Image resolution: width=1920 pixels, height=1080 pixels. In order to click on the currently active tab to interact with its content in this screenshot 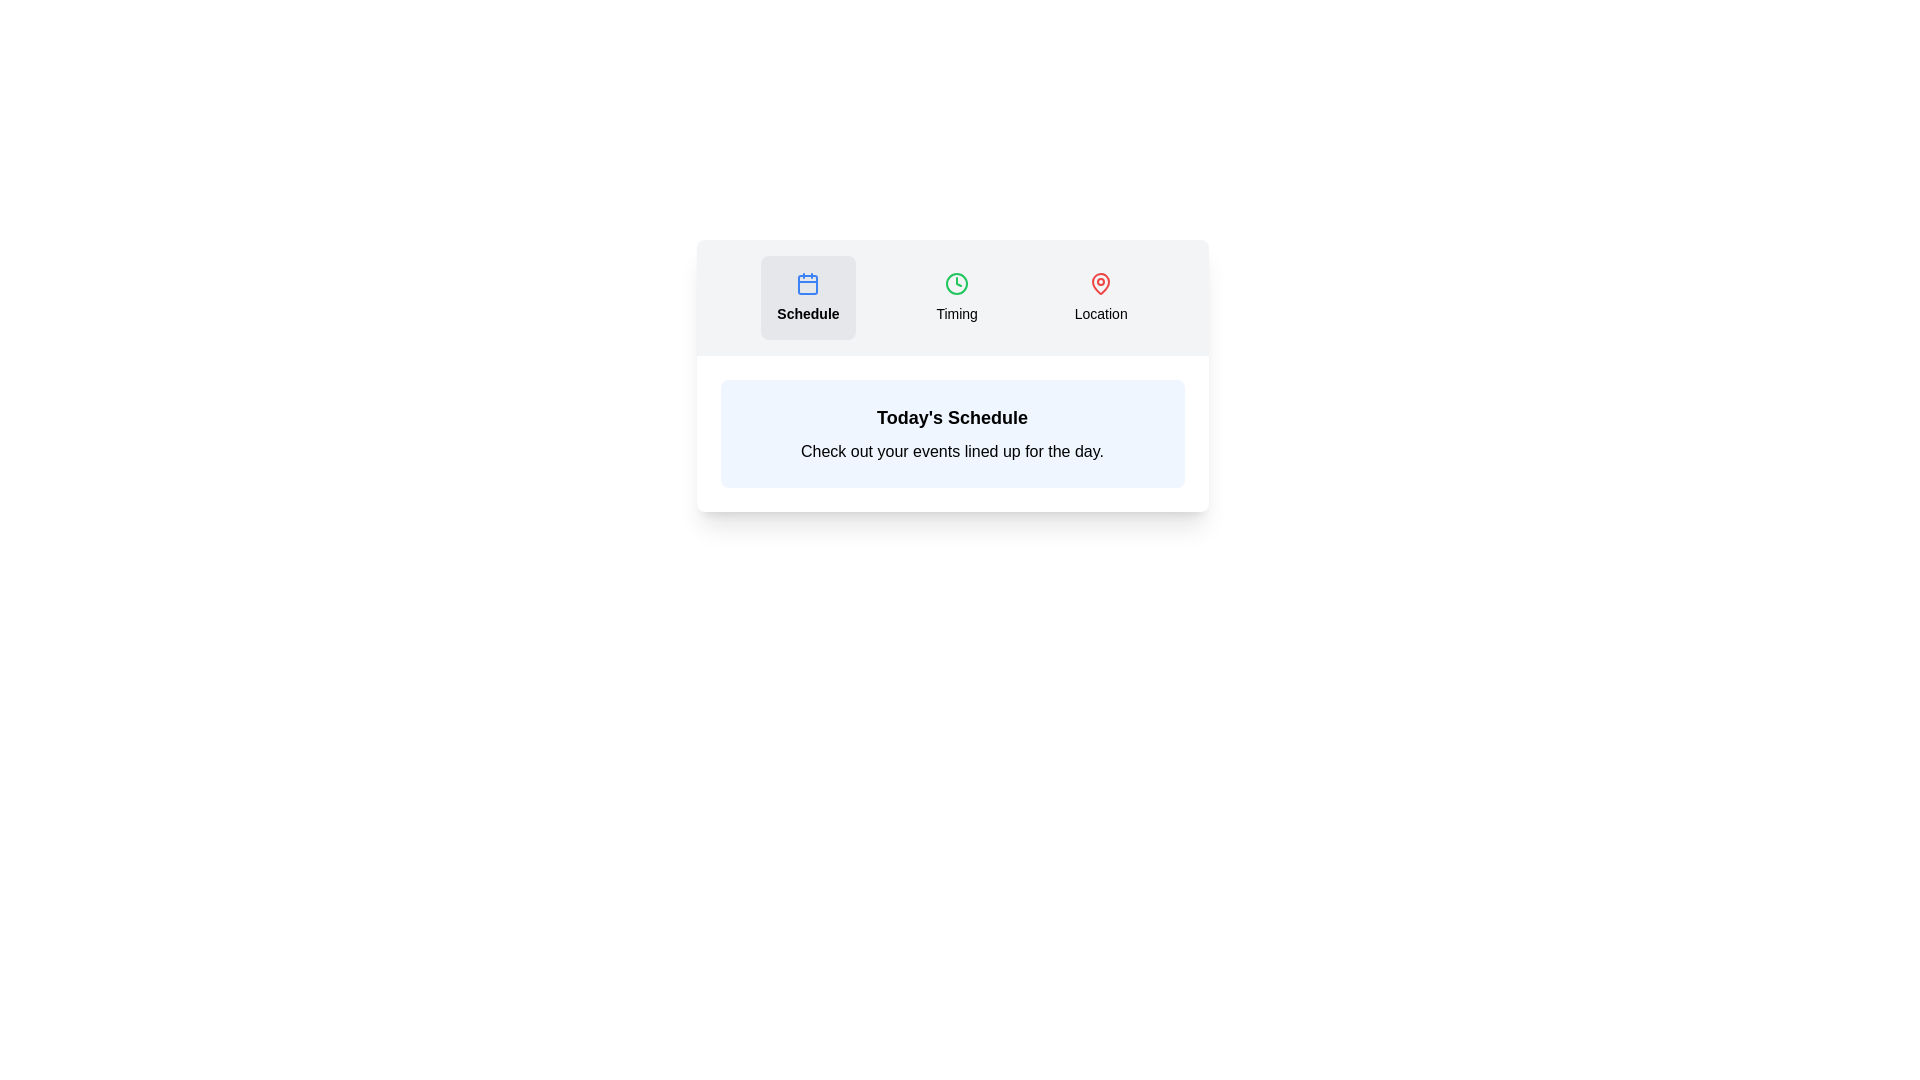, I will do `click(807, 297)`.